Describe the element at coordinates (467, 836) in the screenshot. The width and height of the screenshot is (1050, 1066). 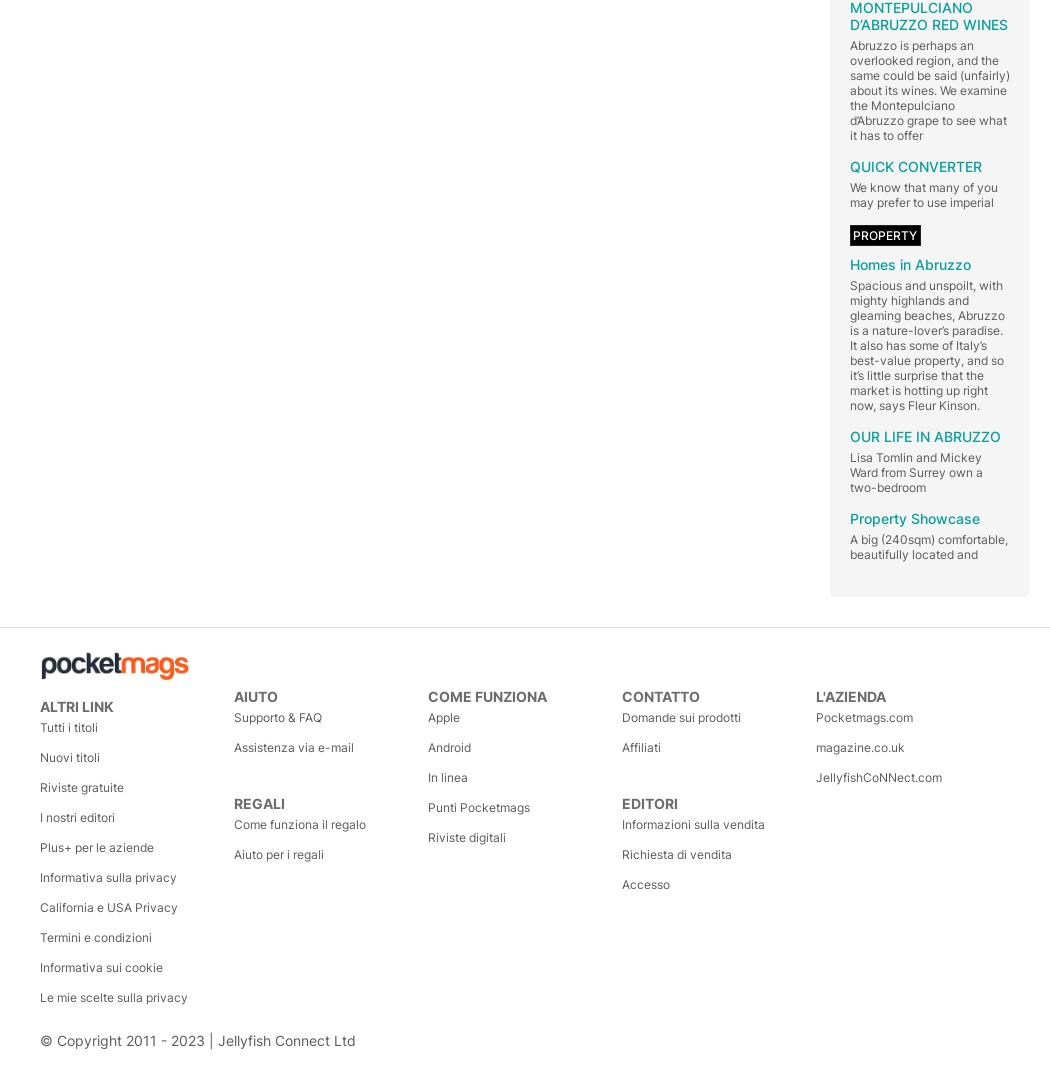
I see `'Riviste digitali'` at that location.